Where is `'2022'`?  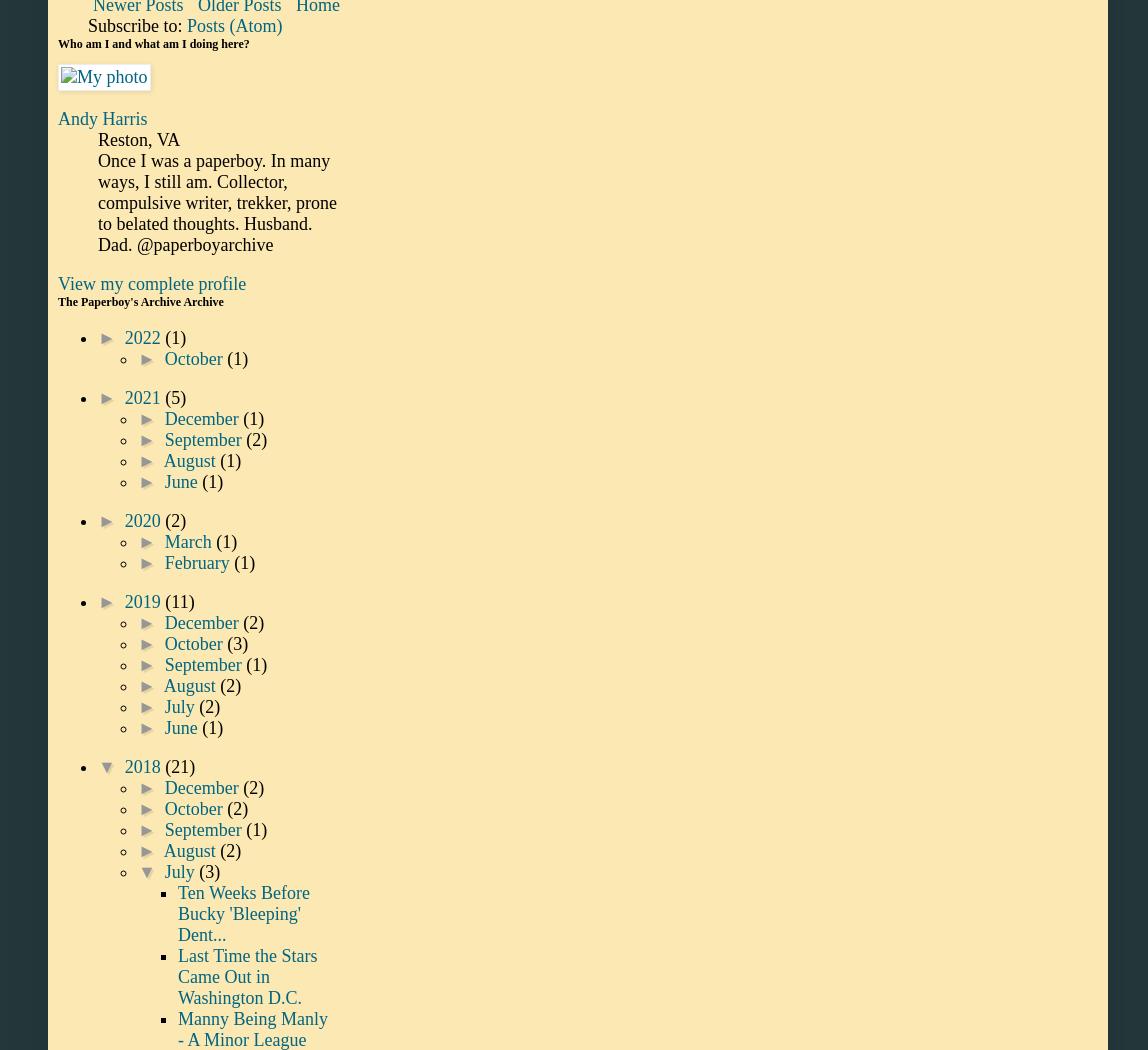
'2022' is located at coordinates (144, 337).